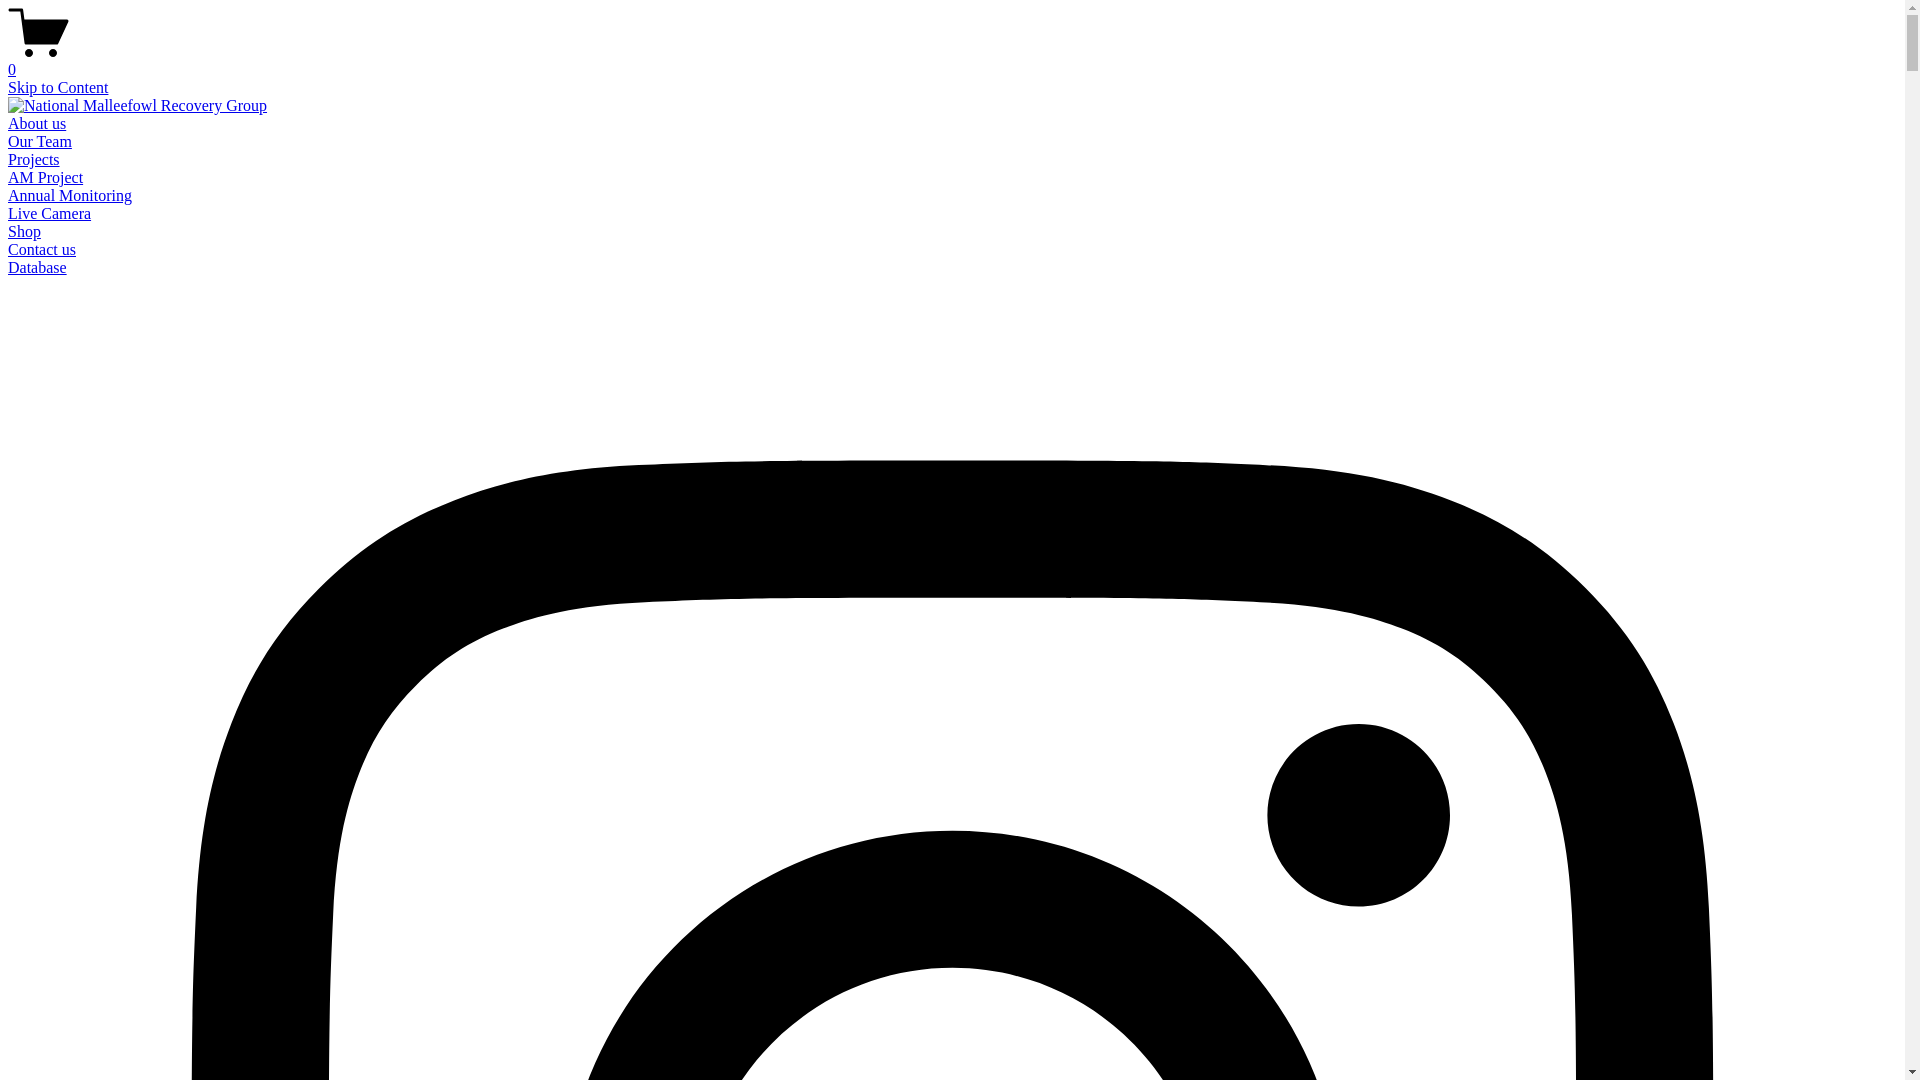 This screenshot has width=1920, height=1080. What do you see at coordinates (33, 158) in the screenshot?
I see `'Projects'` at bounding box center [33, 158].